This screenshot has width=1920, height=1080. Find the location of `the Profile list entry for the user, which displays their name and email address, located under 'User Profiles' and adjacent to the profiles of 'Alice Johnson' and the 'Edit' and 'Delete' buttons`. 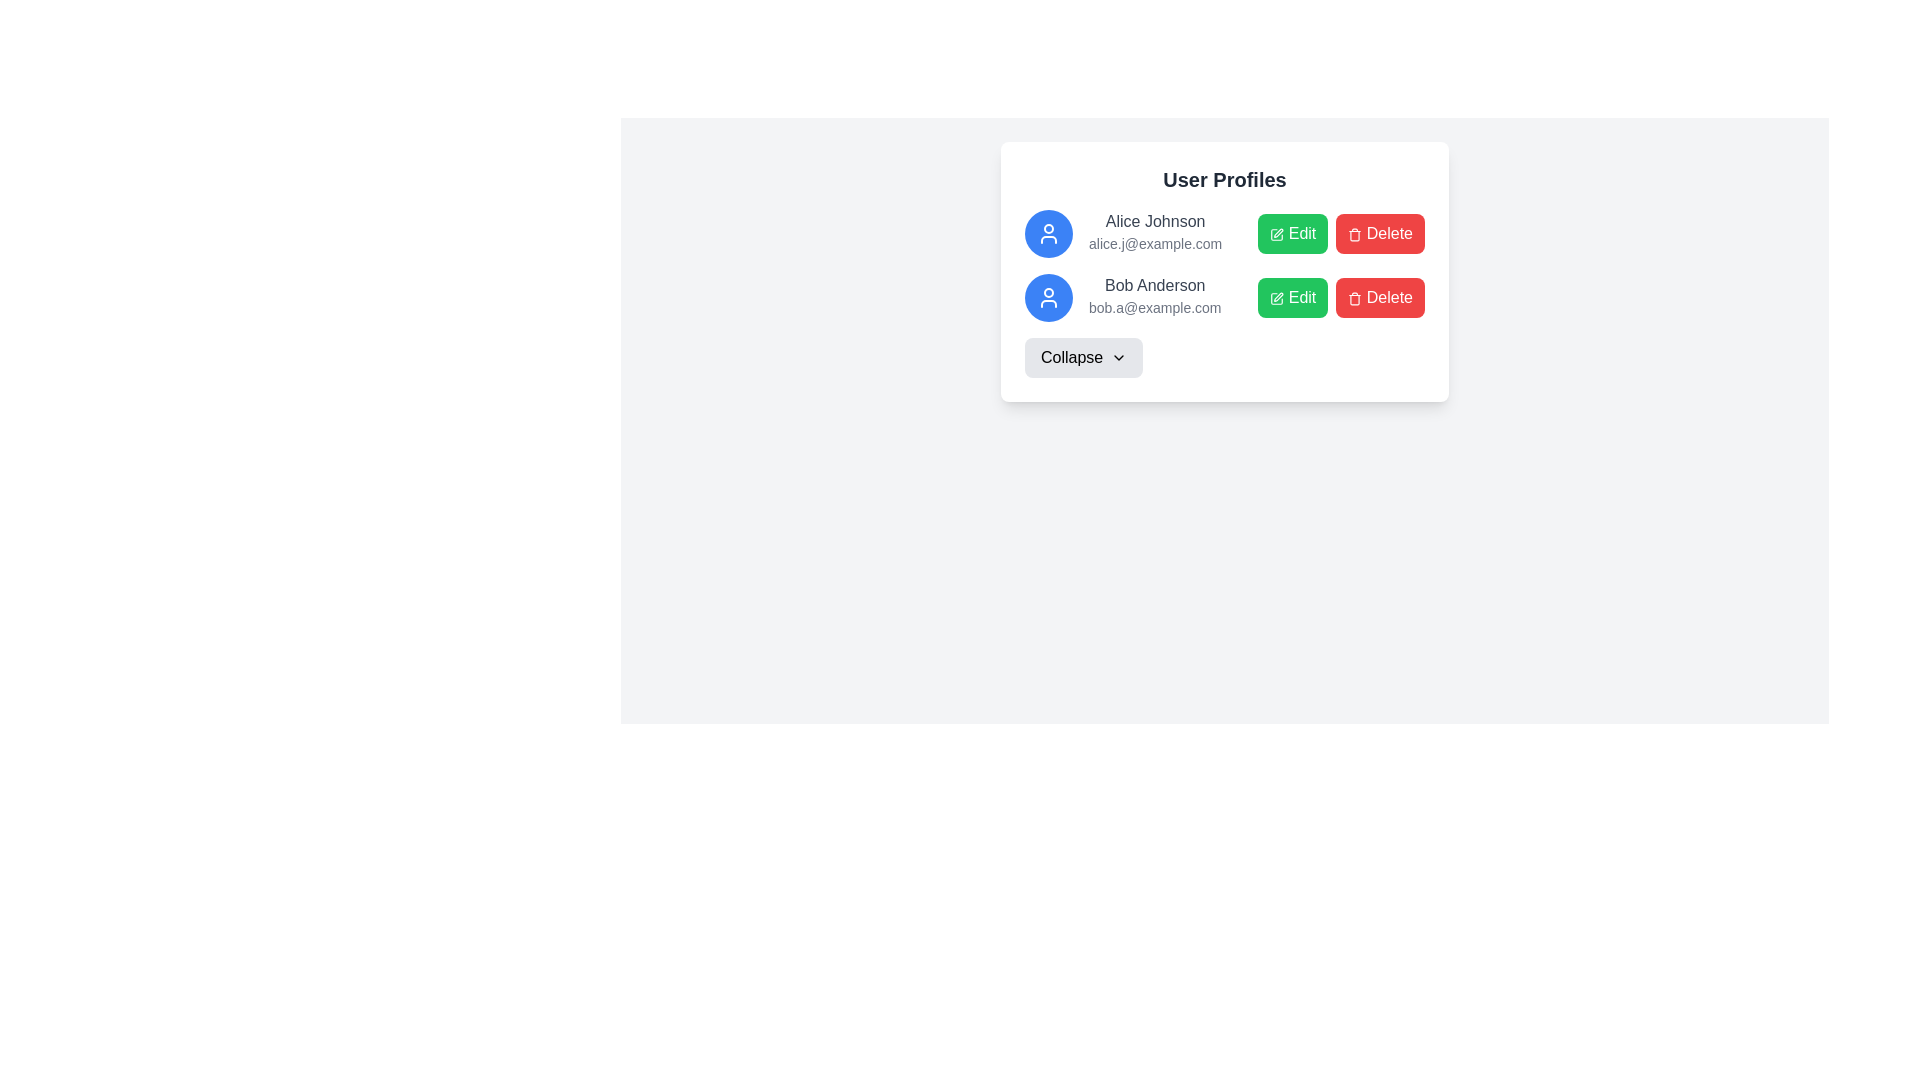

the Profile list entry for the user, which displays their name and email address, located under 'User Profiles' and adjacent to the profiles of 'Alice Johnson' and the 'Edit' and 'Delete' buttons is located at coordinates (1123, 297).